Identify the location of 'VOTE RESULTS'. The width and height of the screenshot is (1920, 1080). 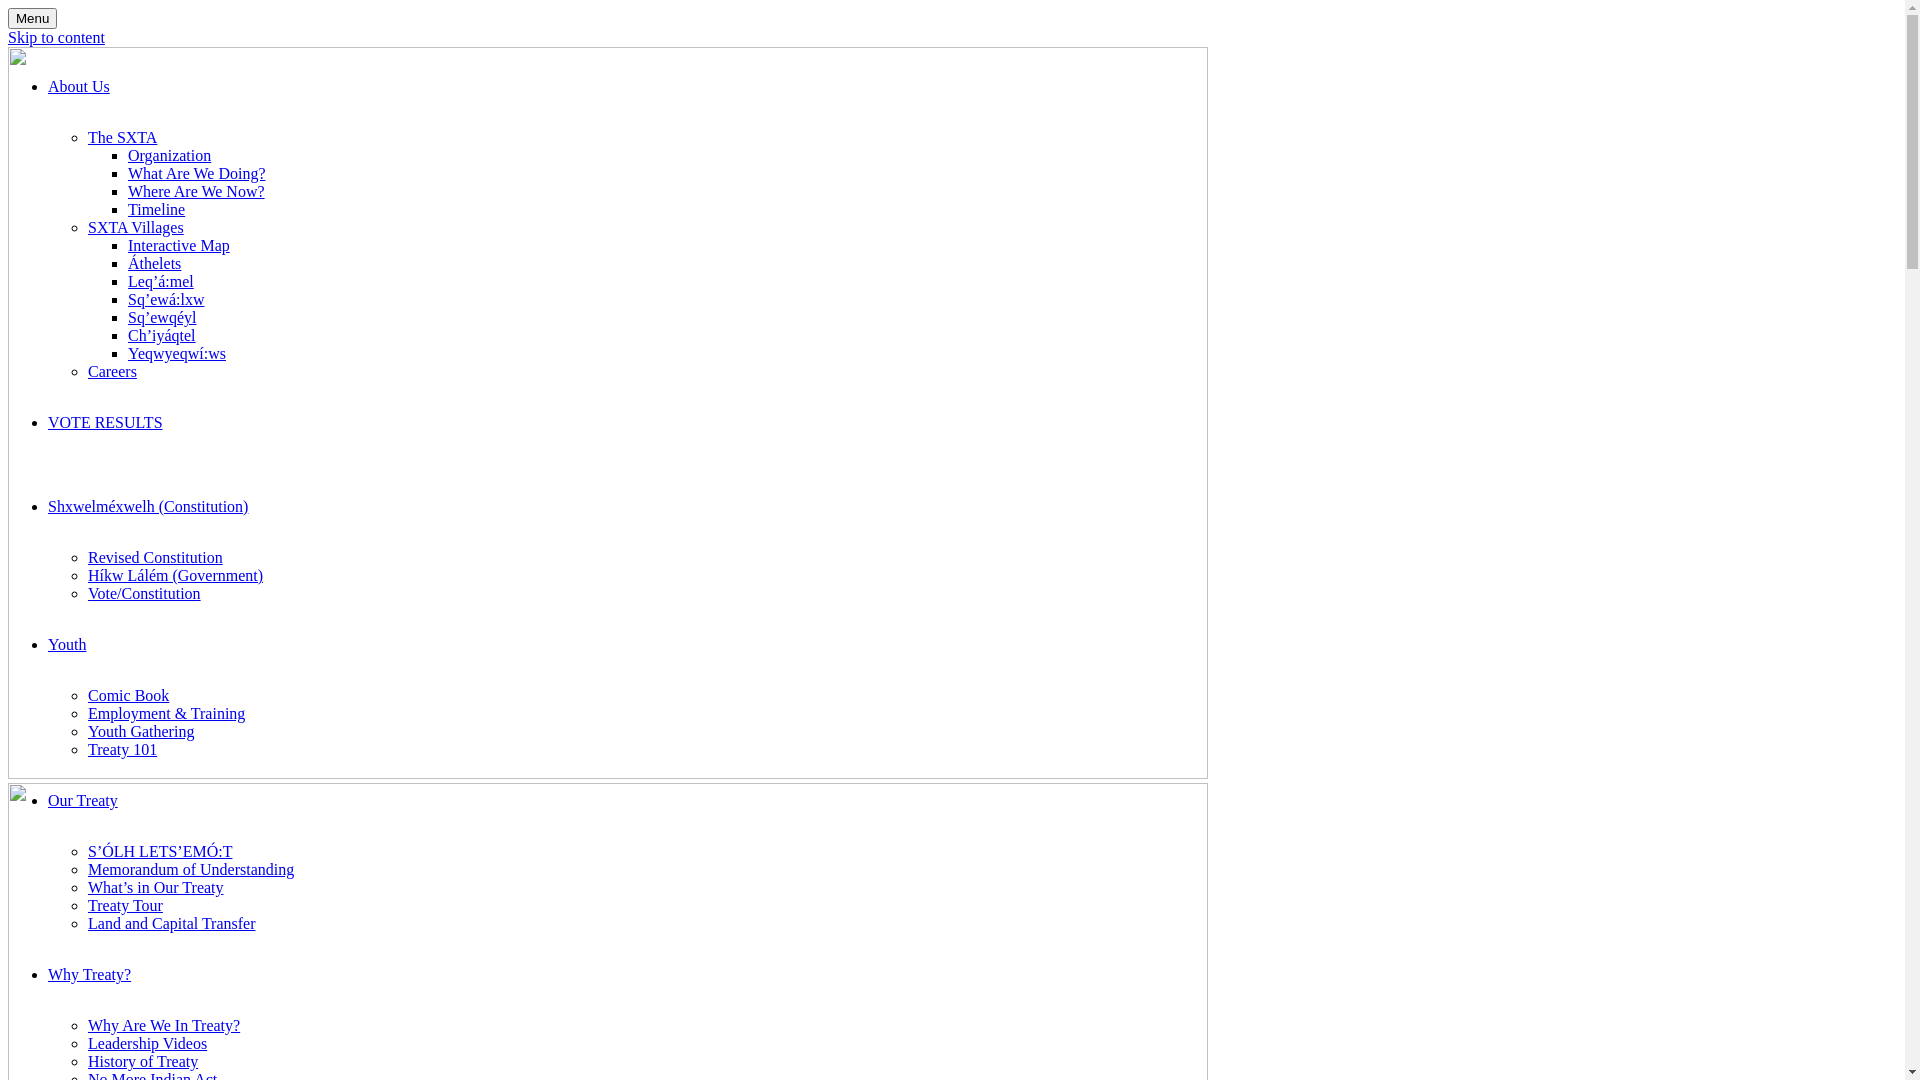
(104, 421).